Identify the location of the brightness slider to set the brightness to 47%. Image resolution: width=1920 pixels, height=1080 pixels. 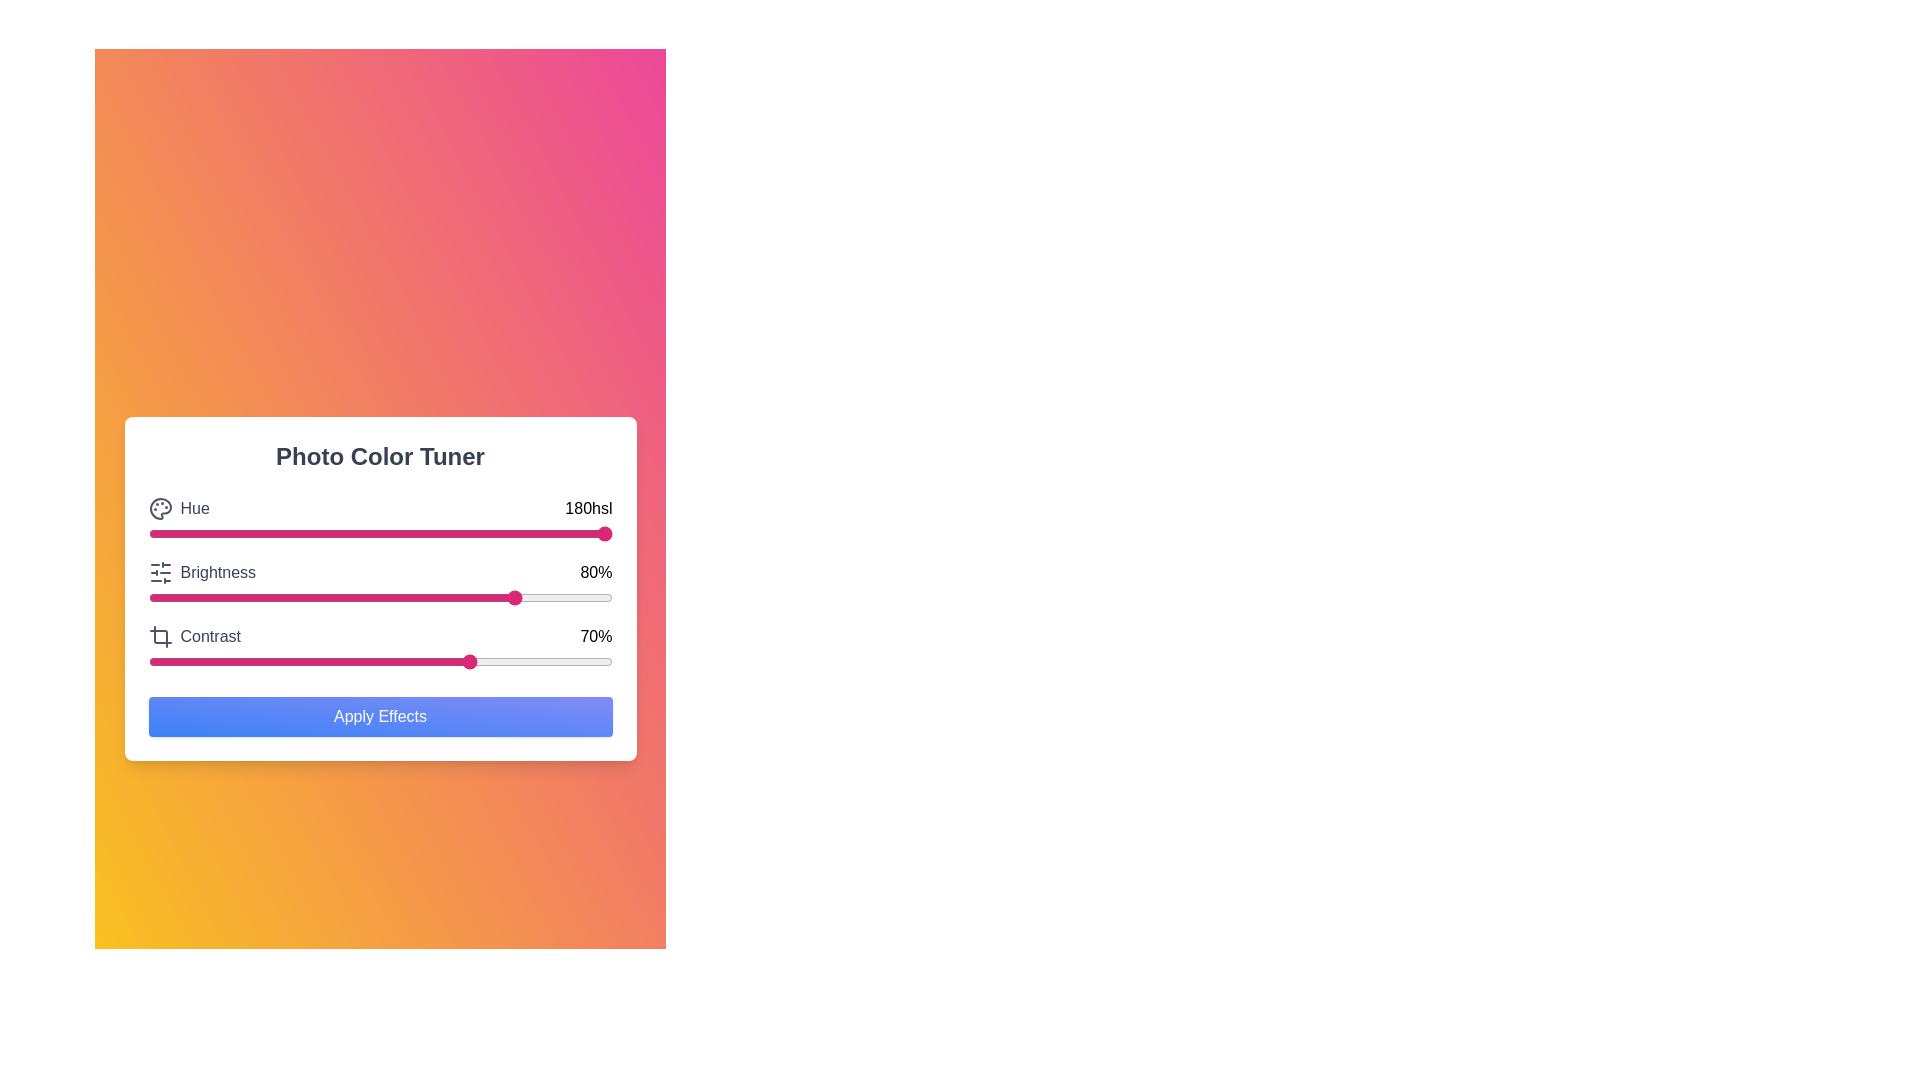
(366, 596).